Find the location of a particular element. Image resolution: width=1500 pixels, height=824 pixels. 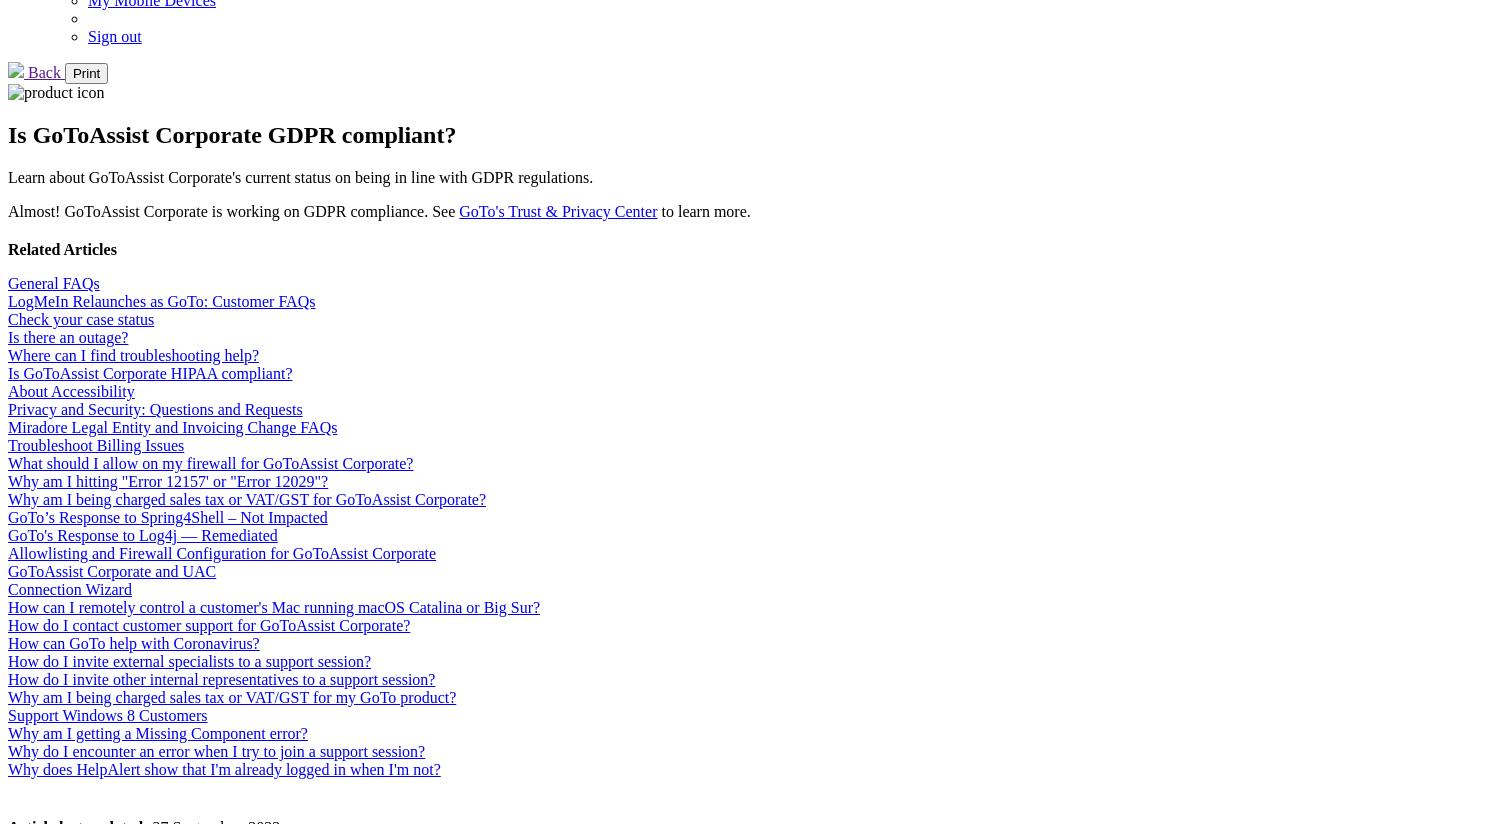

'Allowlisting and Firewall Configuration for GoToAssist Corporate' is located at coordinates (7, 551).